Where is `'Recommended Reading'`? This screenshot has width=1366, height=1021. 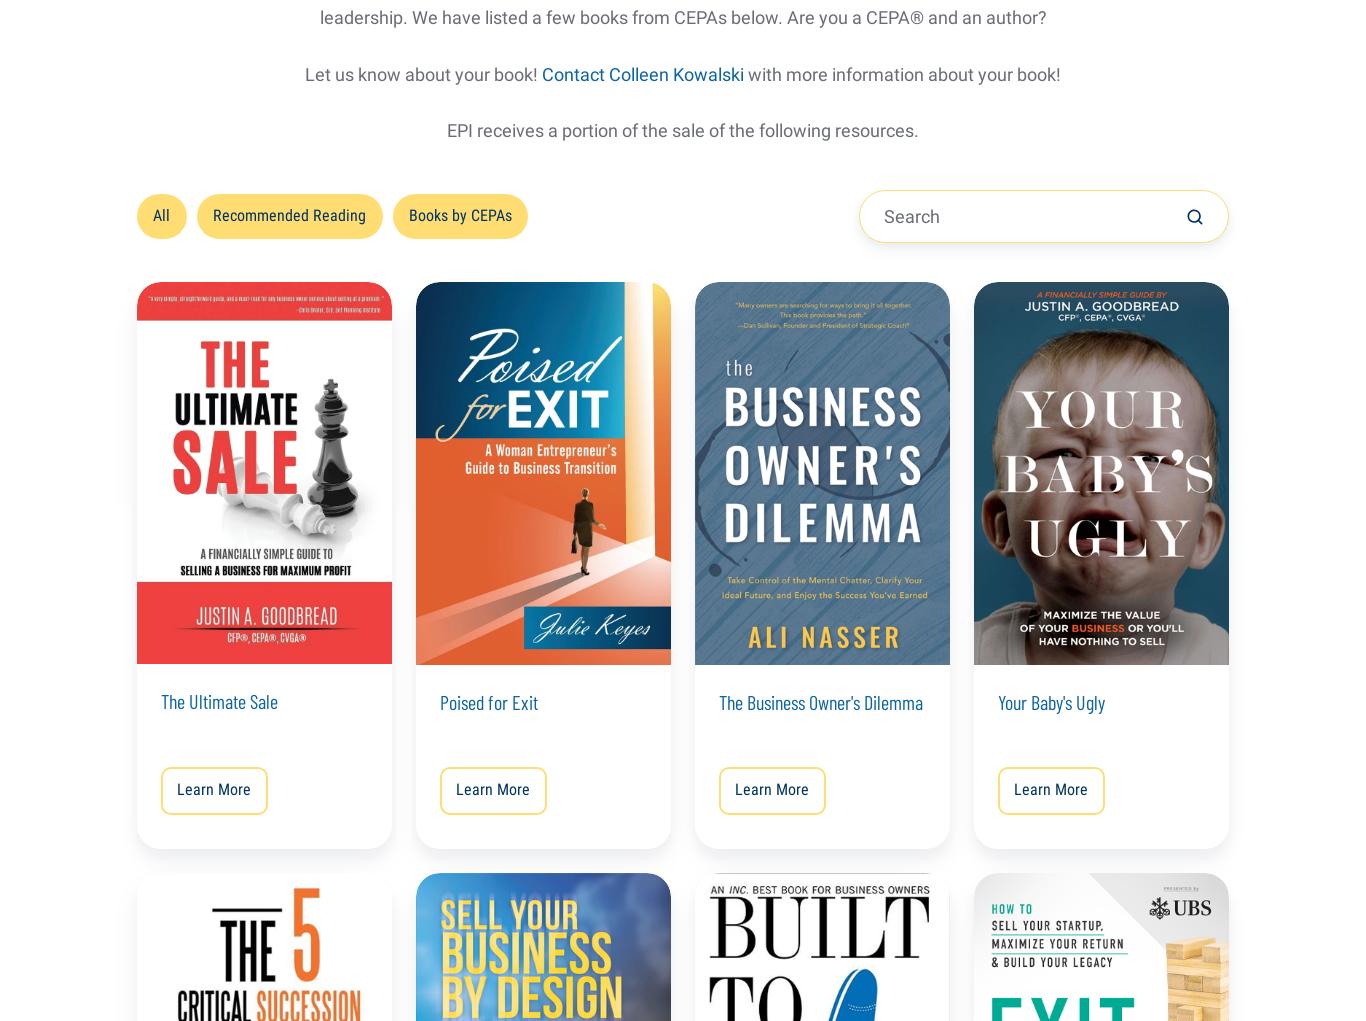 'Recommended Reading' is located at coordinates (289, 215).